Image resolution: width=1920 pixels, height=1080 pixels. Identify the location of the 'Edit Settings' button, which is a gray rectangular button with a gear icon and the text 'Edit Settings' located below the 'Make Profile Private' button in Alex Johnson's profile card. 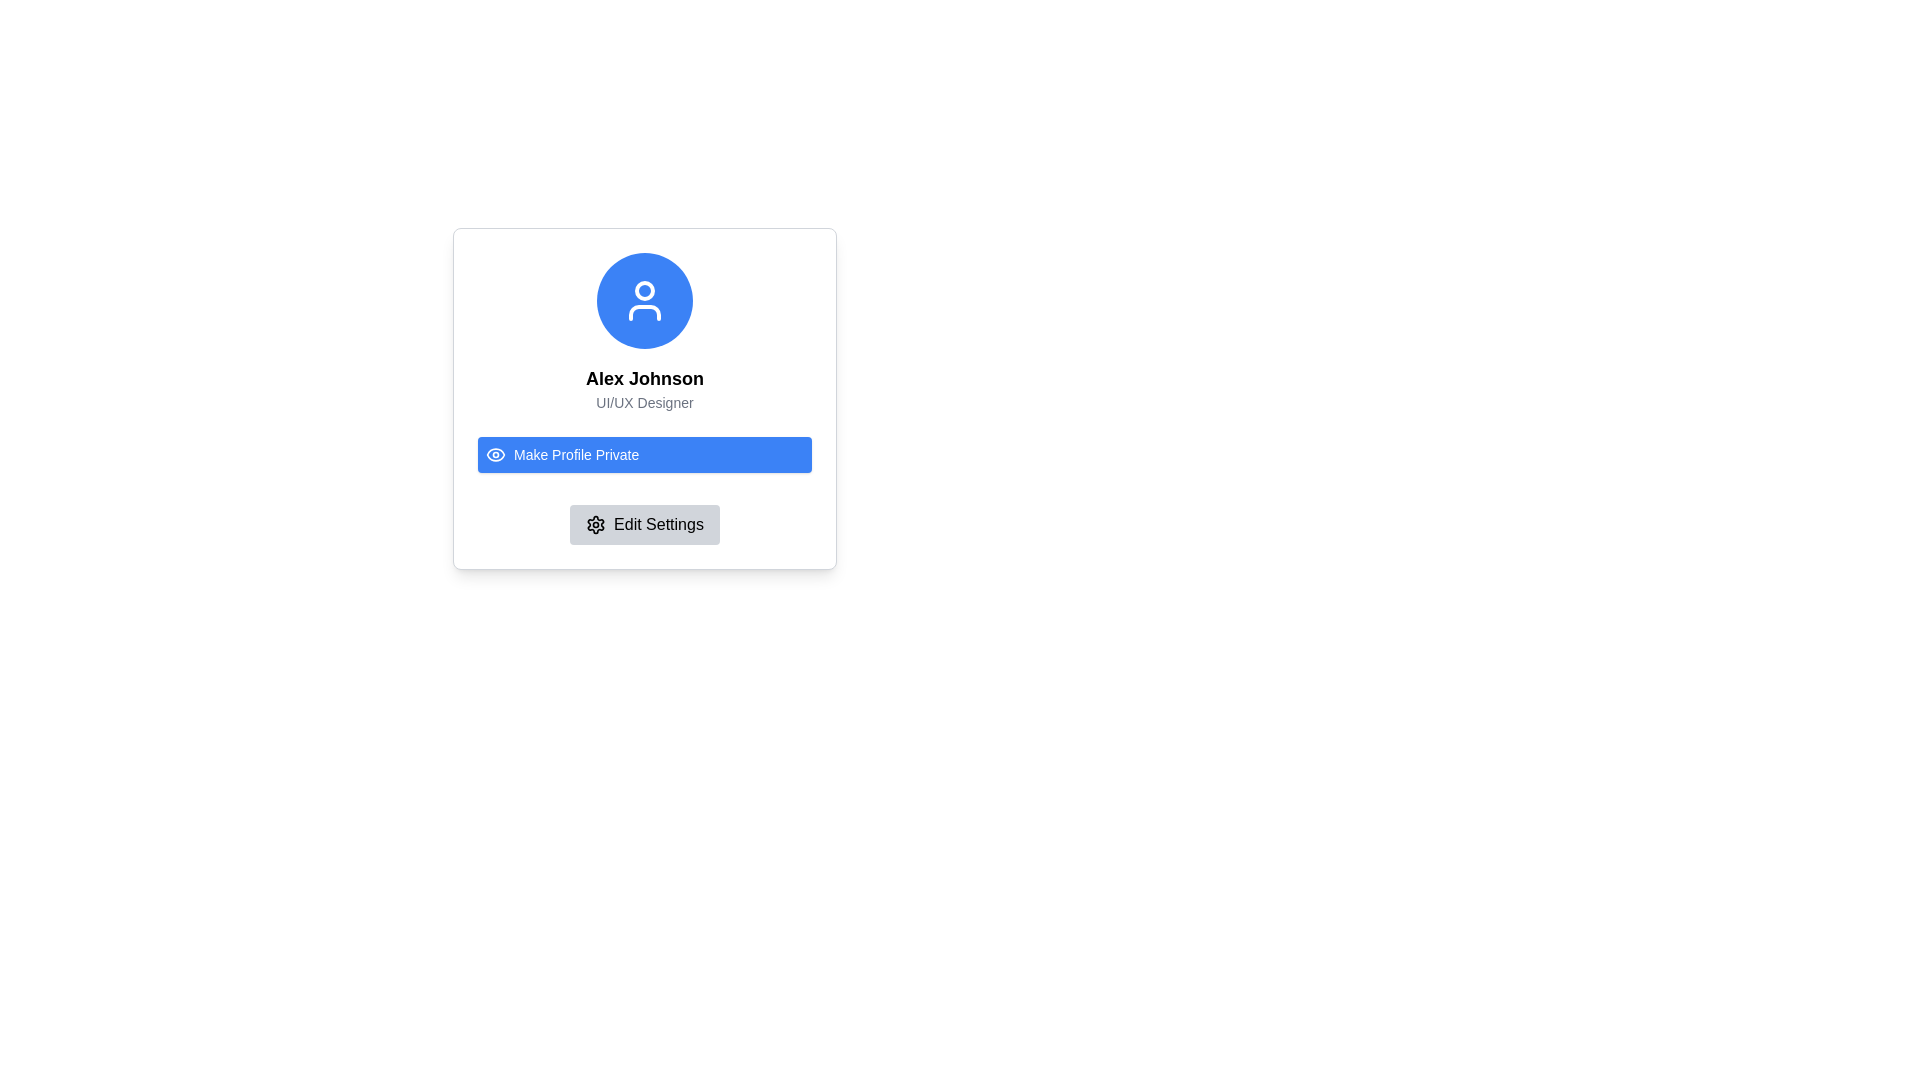
(644, 523).